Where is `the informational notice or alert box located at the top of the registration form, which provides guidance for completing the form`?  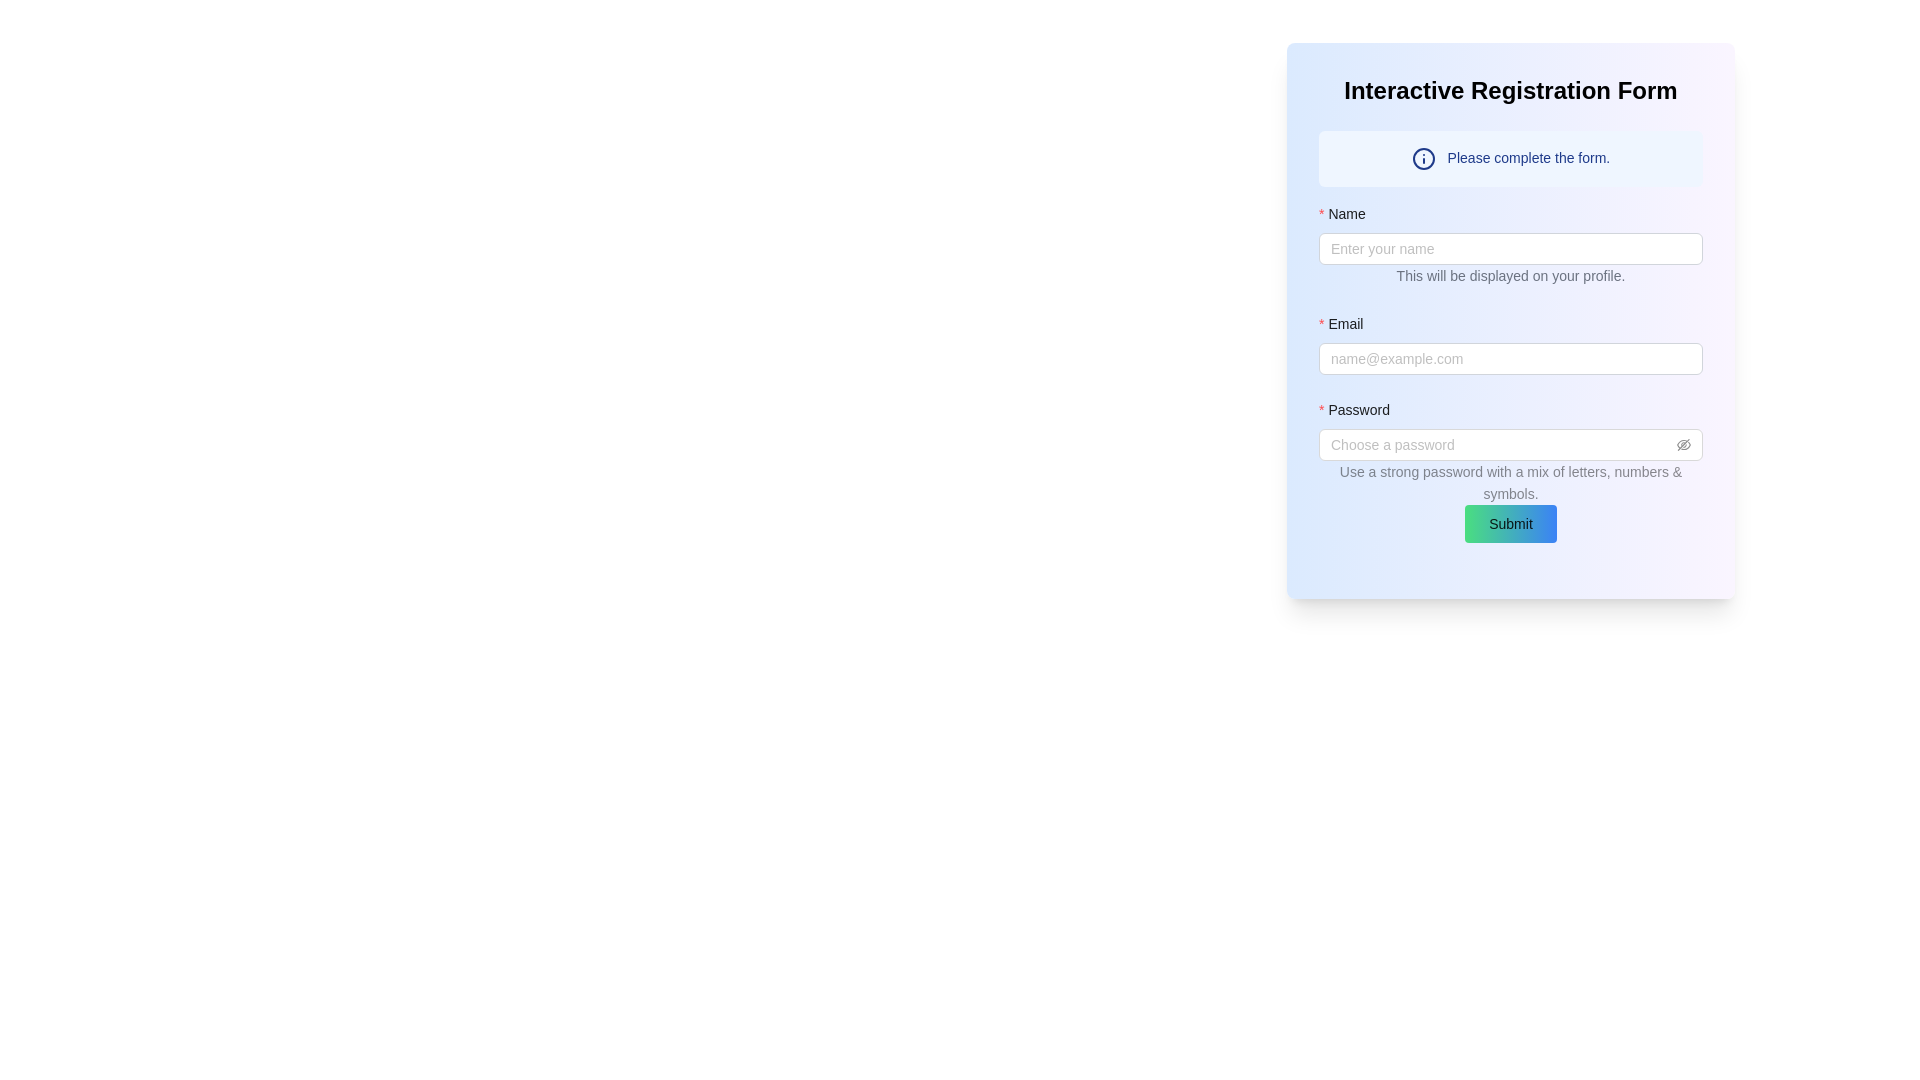 the informational notice or alert box located at the top of the registration form, which provides guidance for completing the form is located at coordinates (1511, 157).